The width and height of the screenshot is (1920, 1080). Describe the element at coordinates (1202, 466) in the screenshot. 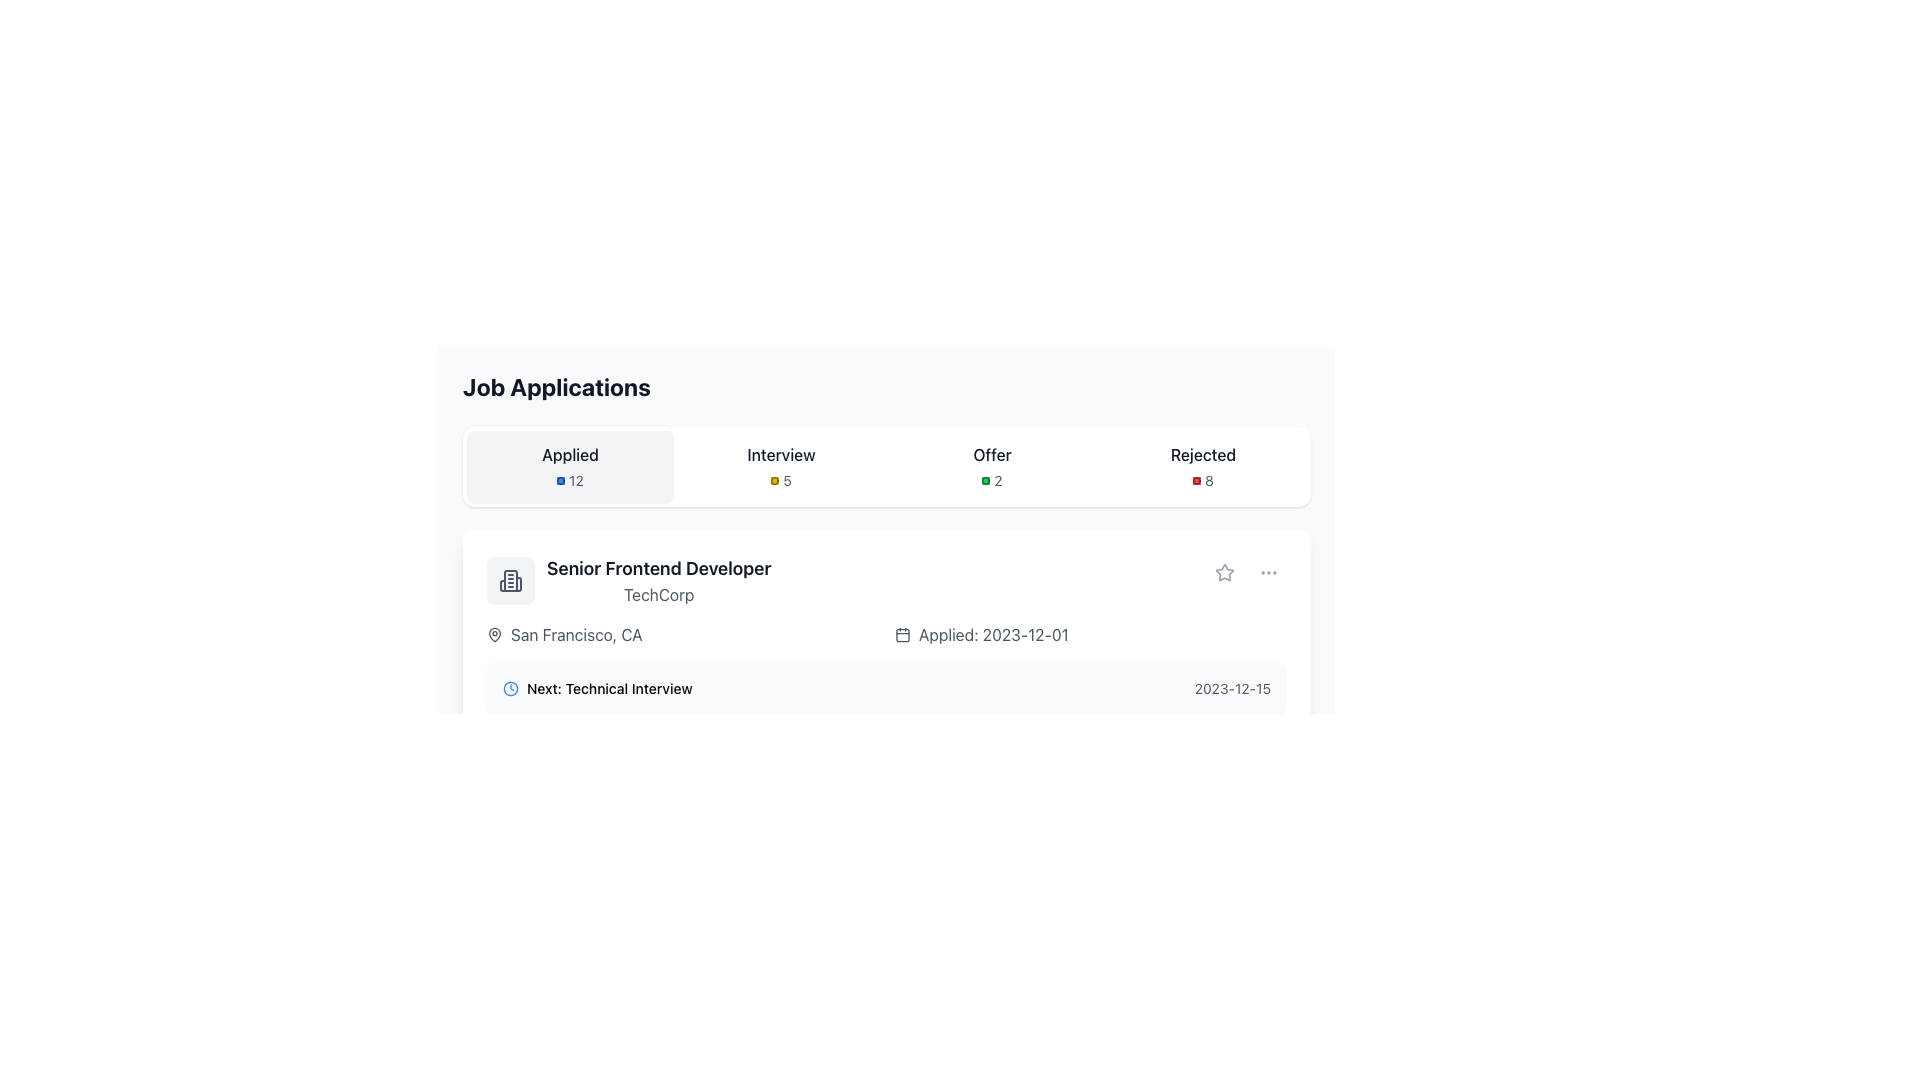

I see `the label indicating the number of rejected job applications, which is the last element in the row of status indicators` at that location.